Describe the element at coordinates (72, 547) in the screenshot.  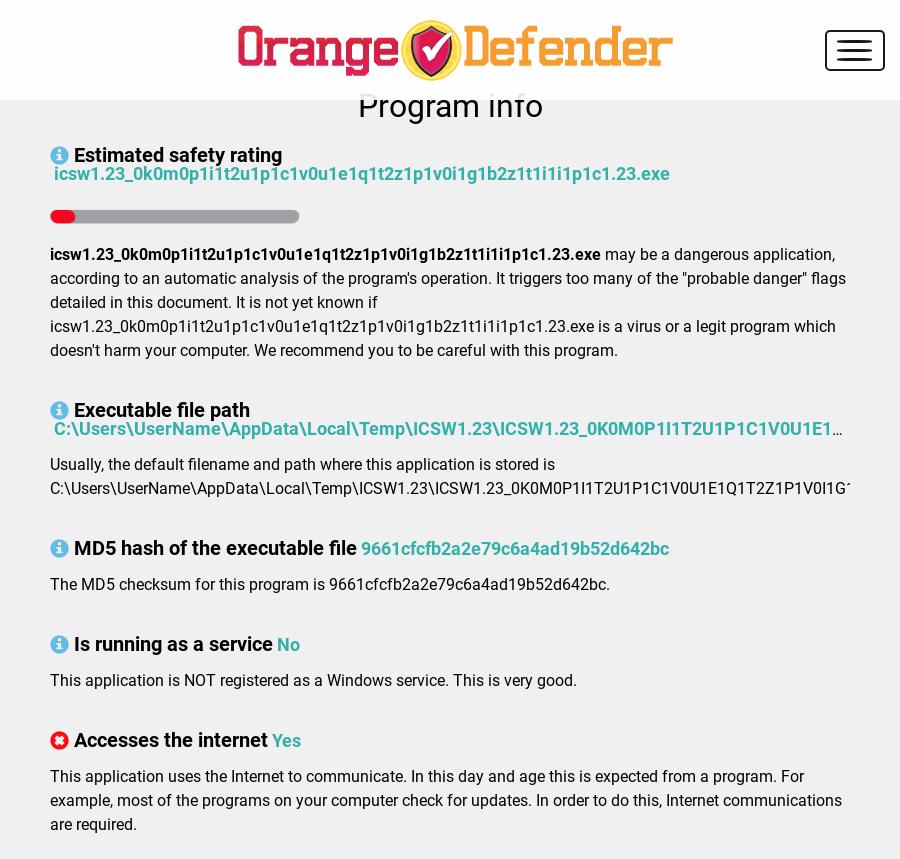
I see `'MD5 hash of the executable file'` at that location.